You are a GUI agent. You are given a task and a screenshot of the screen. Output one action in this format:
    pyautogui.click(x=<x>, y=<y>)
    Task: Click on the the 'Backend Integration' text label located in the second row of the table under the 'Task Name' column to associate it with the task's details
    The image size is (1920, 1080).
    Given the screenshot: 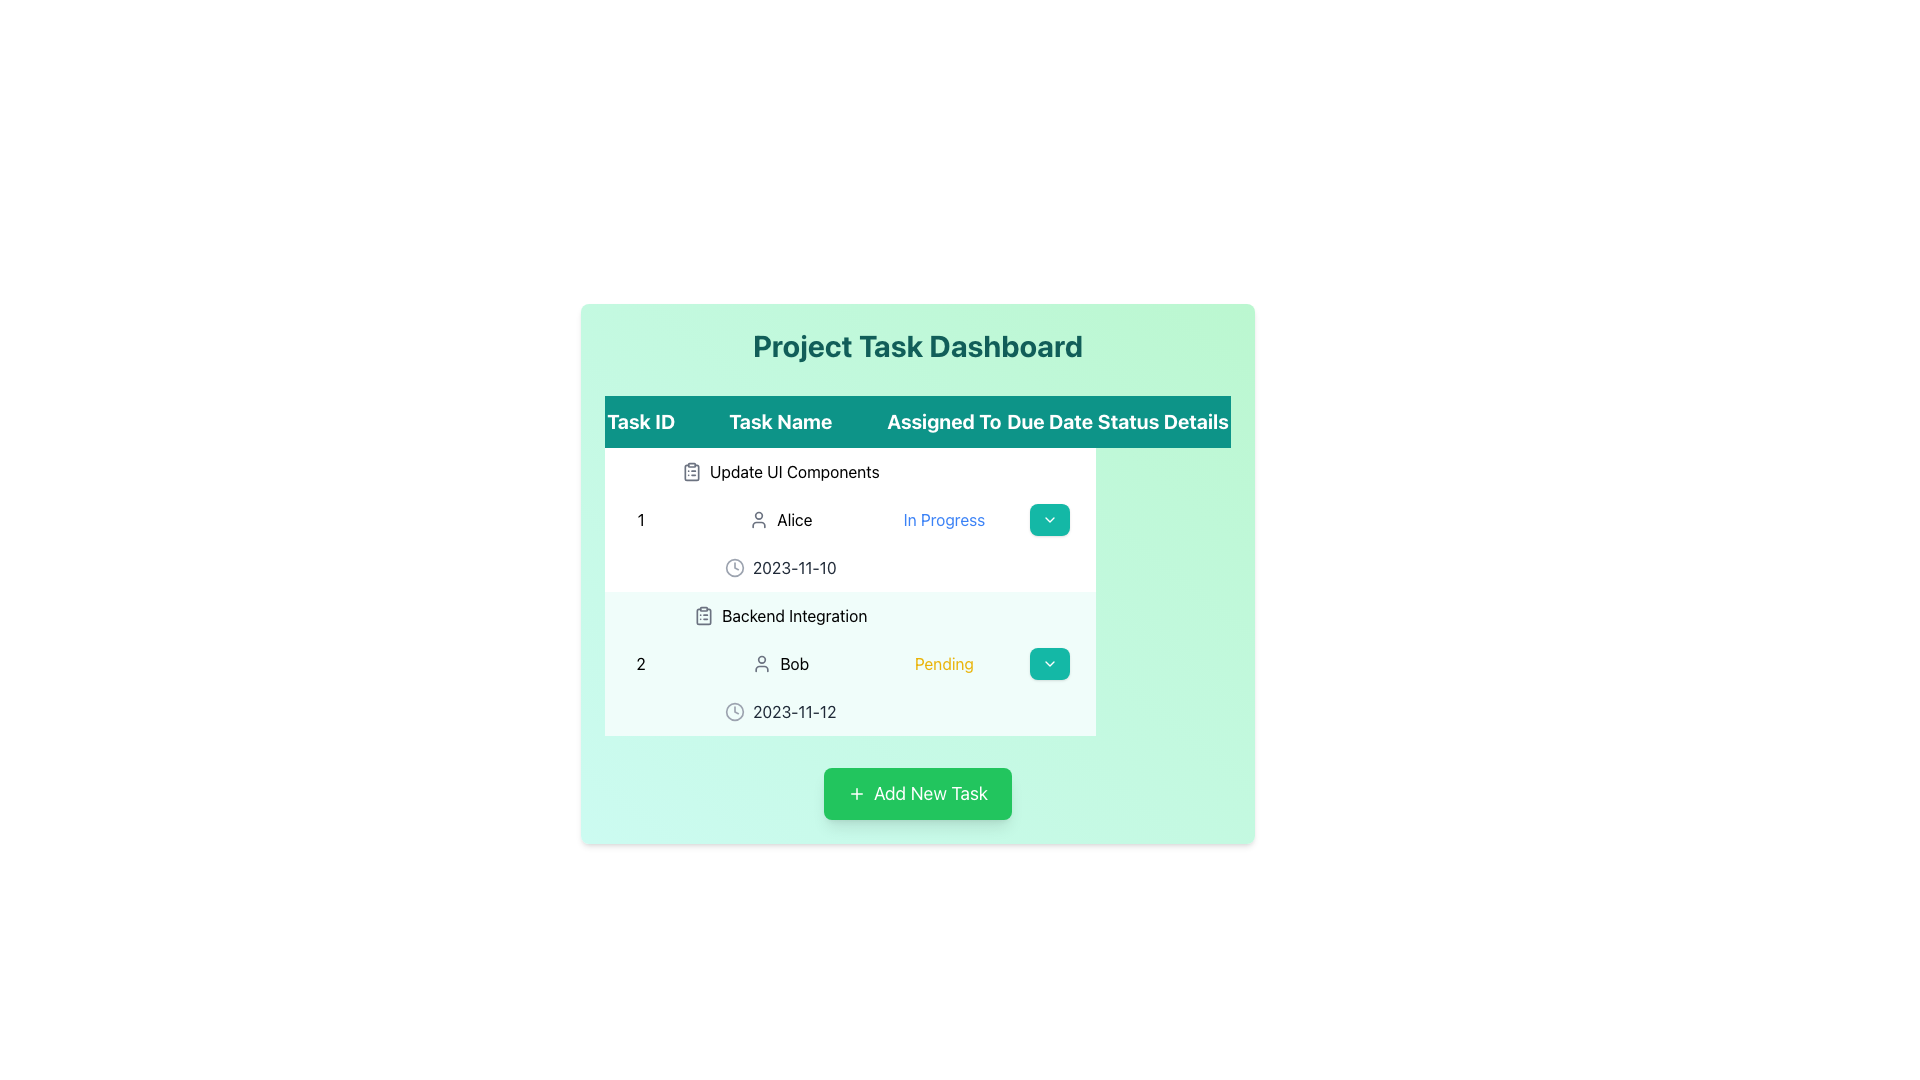 What is the action you would take?
    pyautogui.click(x=793, y=615)
    